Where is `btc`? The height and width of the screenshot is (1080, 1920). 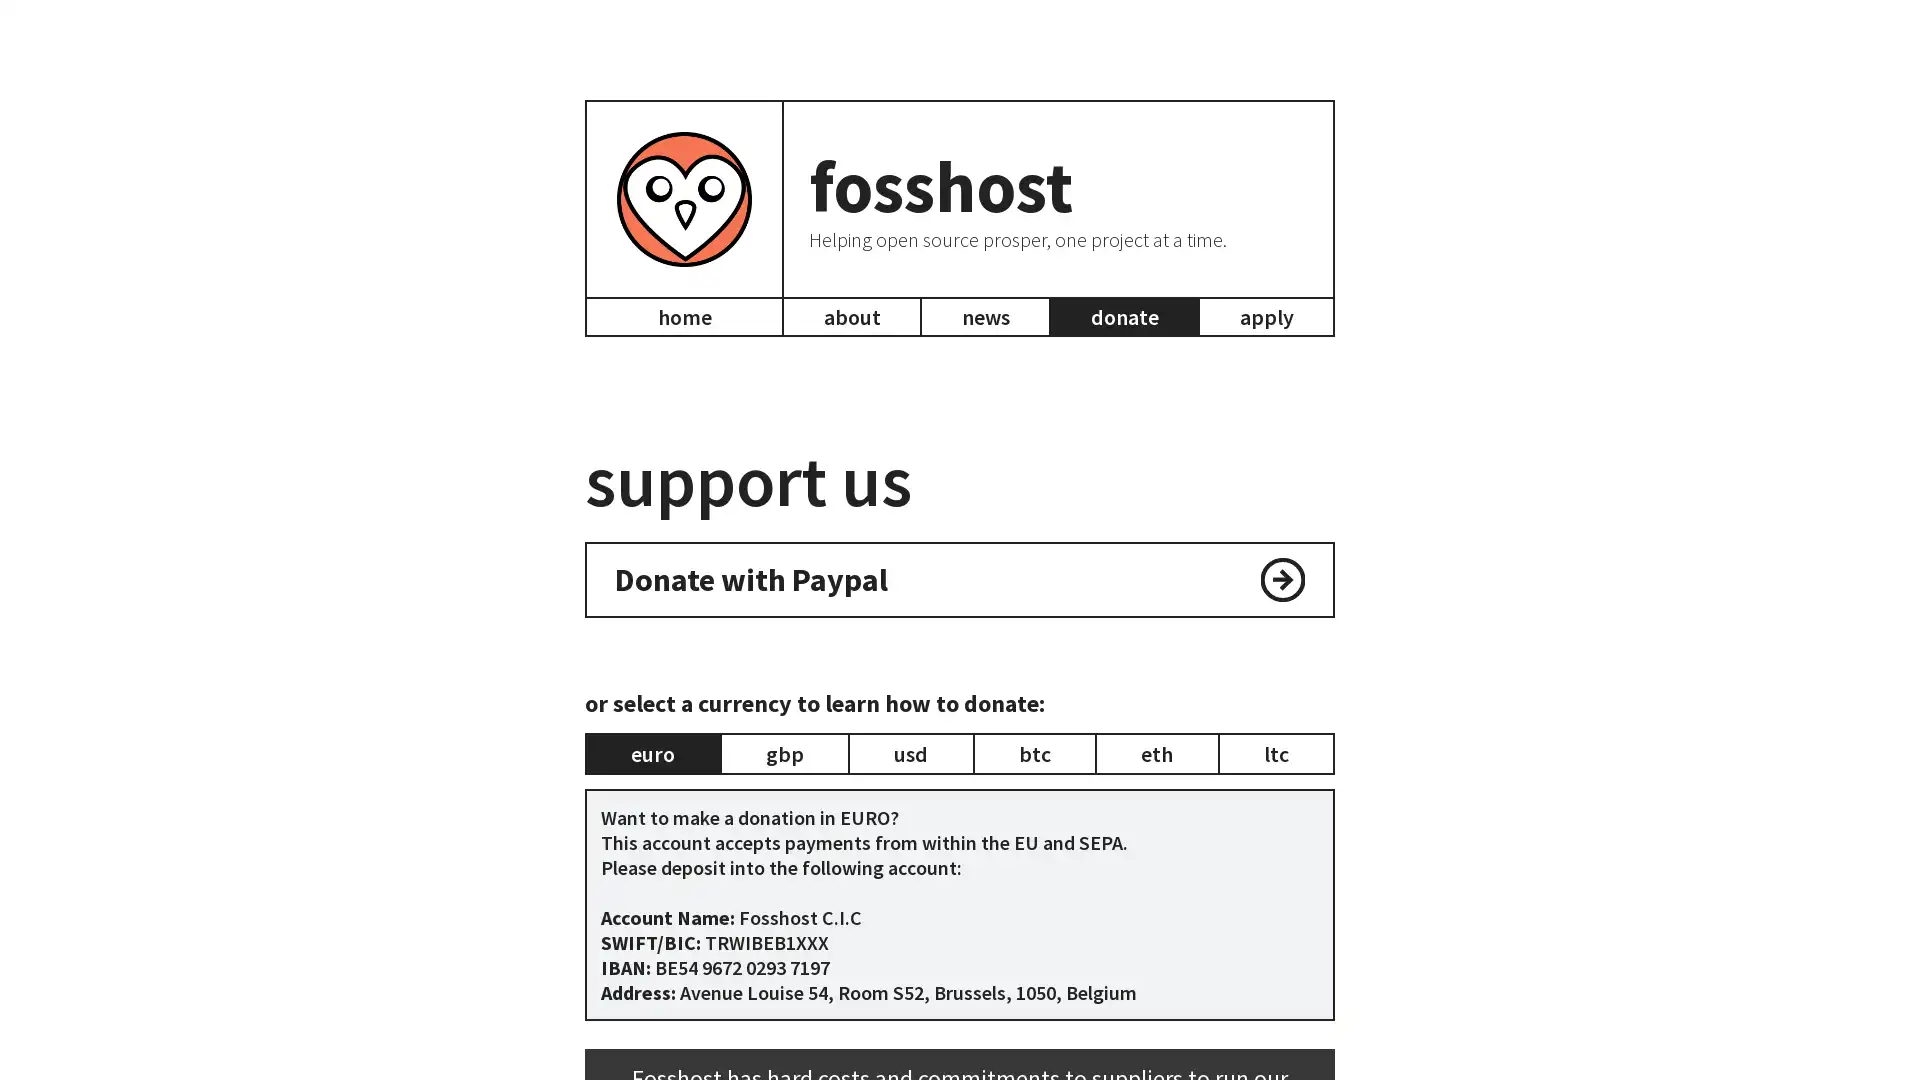 btc is located at coordinates (1034, 753).